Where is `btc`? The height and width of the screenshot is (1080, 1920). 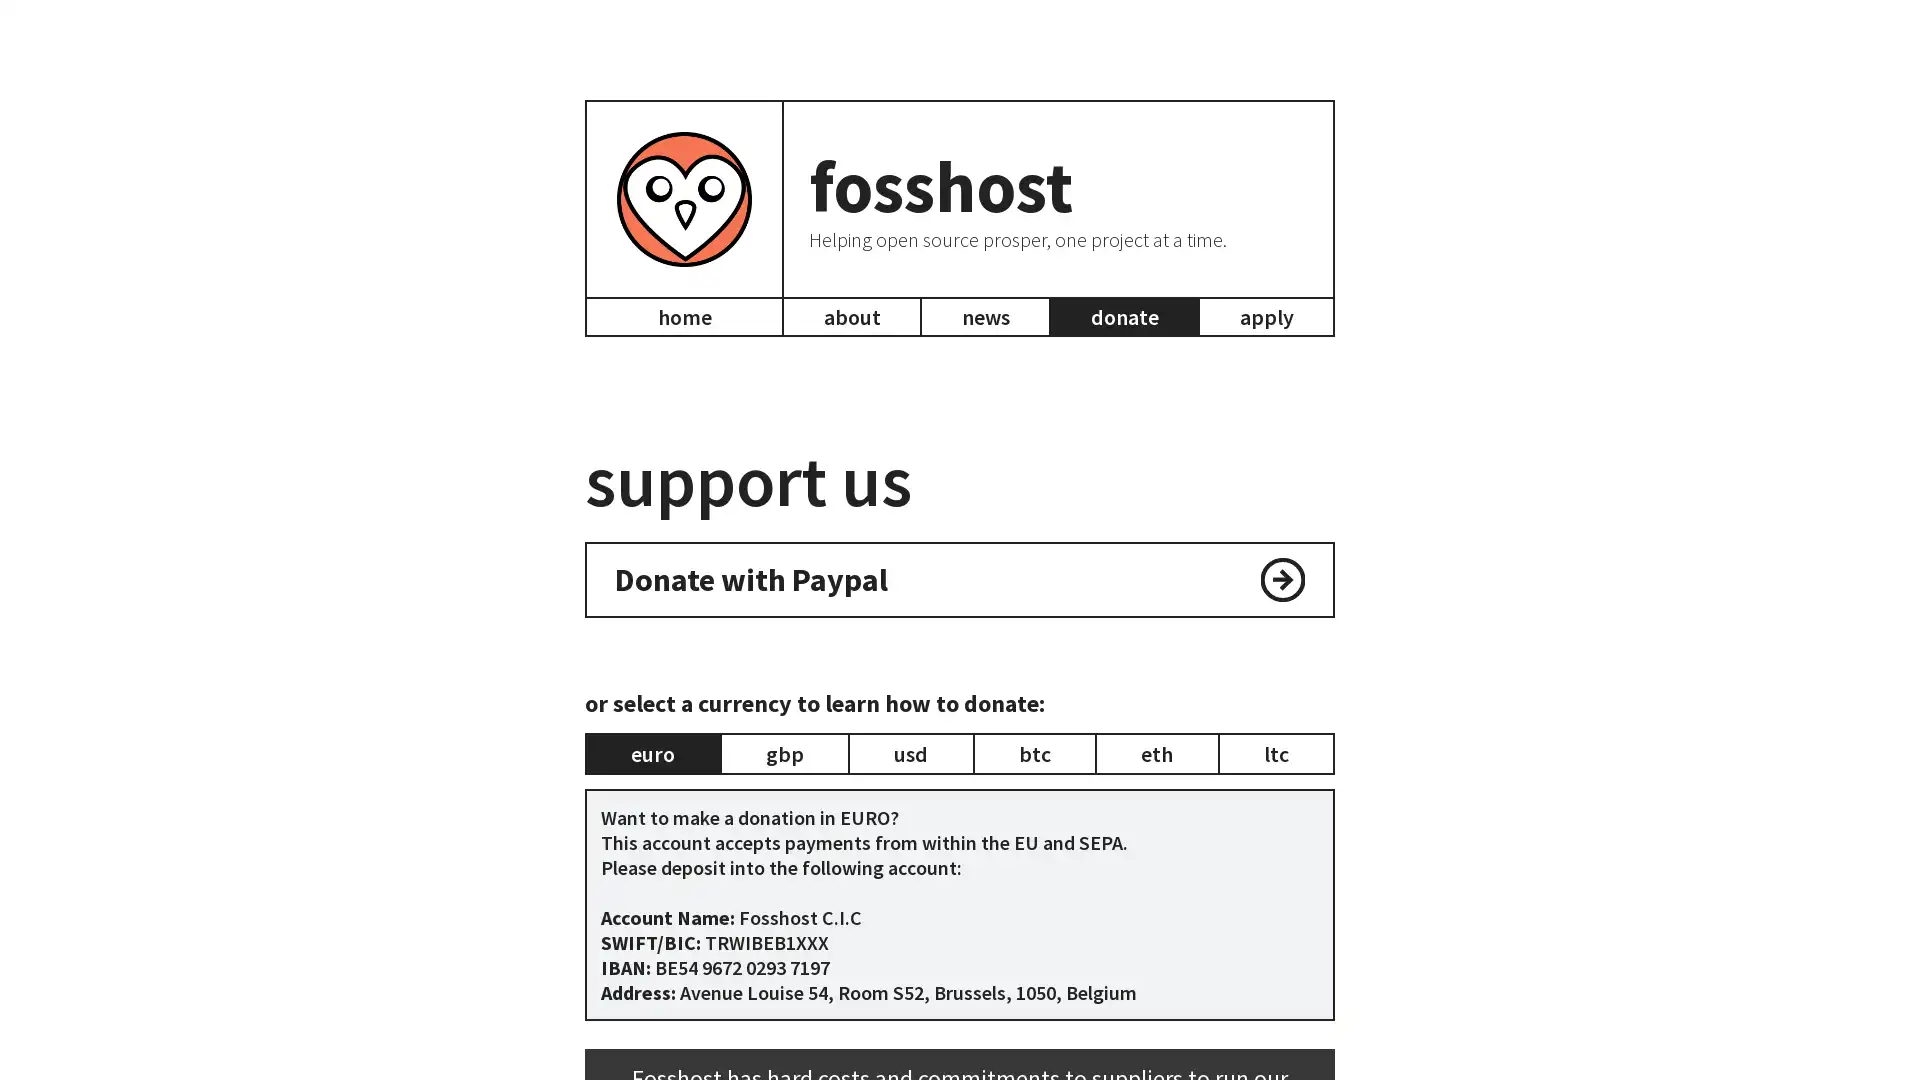 btc is located at coordinates (1034, 753).